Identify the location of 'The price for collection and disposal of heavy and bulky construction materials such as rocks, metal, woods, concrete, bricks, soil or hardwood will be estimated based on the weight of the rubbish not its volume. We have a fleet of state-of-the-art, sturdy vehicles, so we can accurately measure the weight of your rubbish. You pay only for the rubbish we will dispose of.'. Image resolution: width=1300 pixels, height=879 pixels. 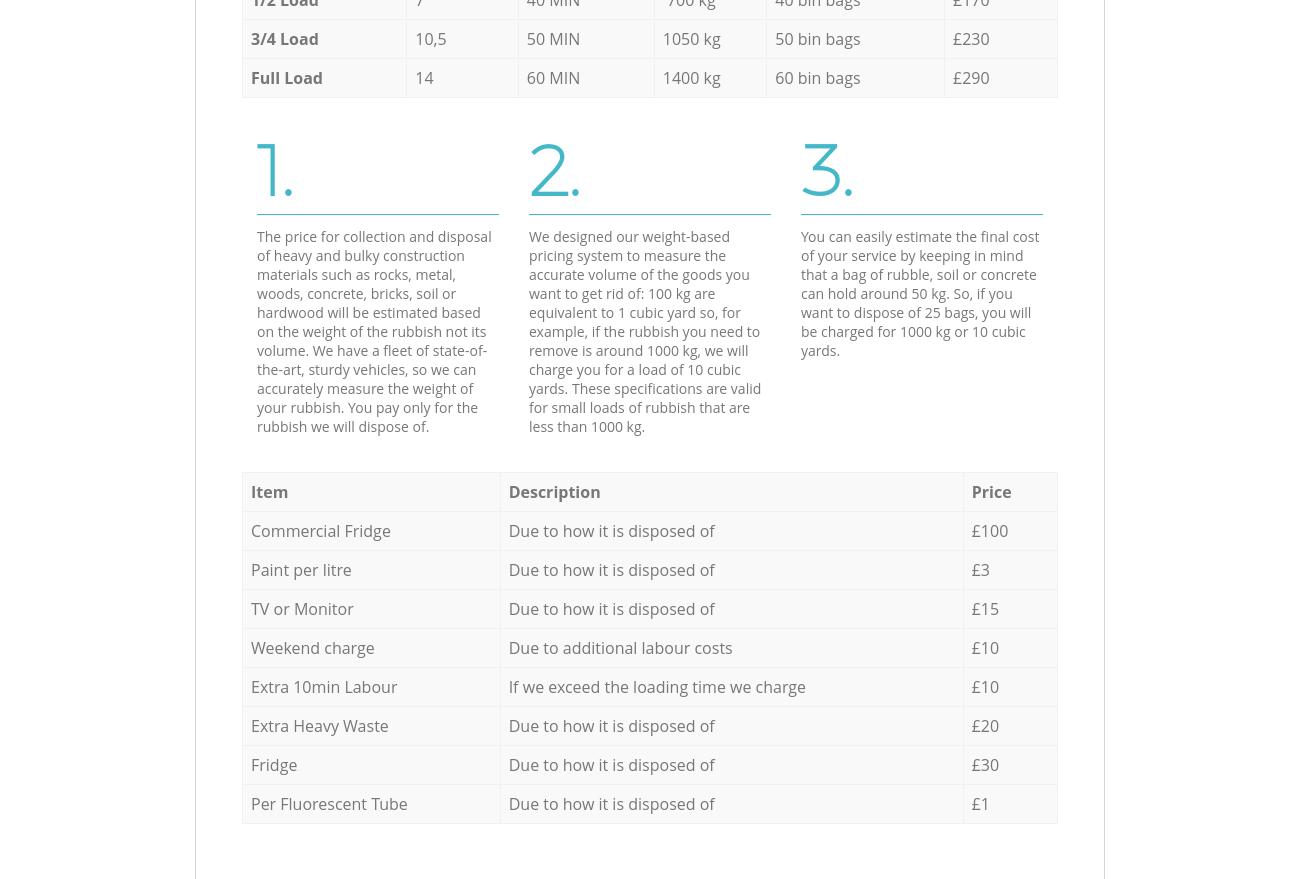
(373, 330).